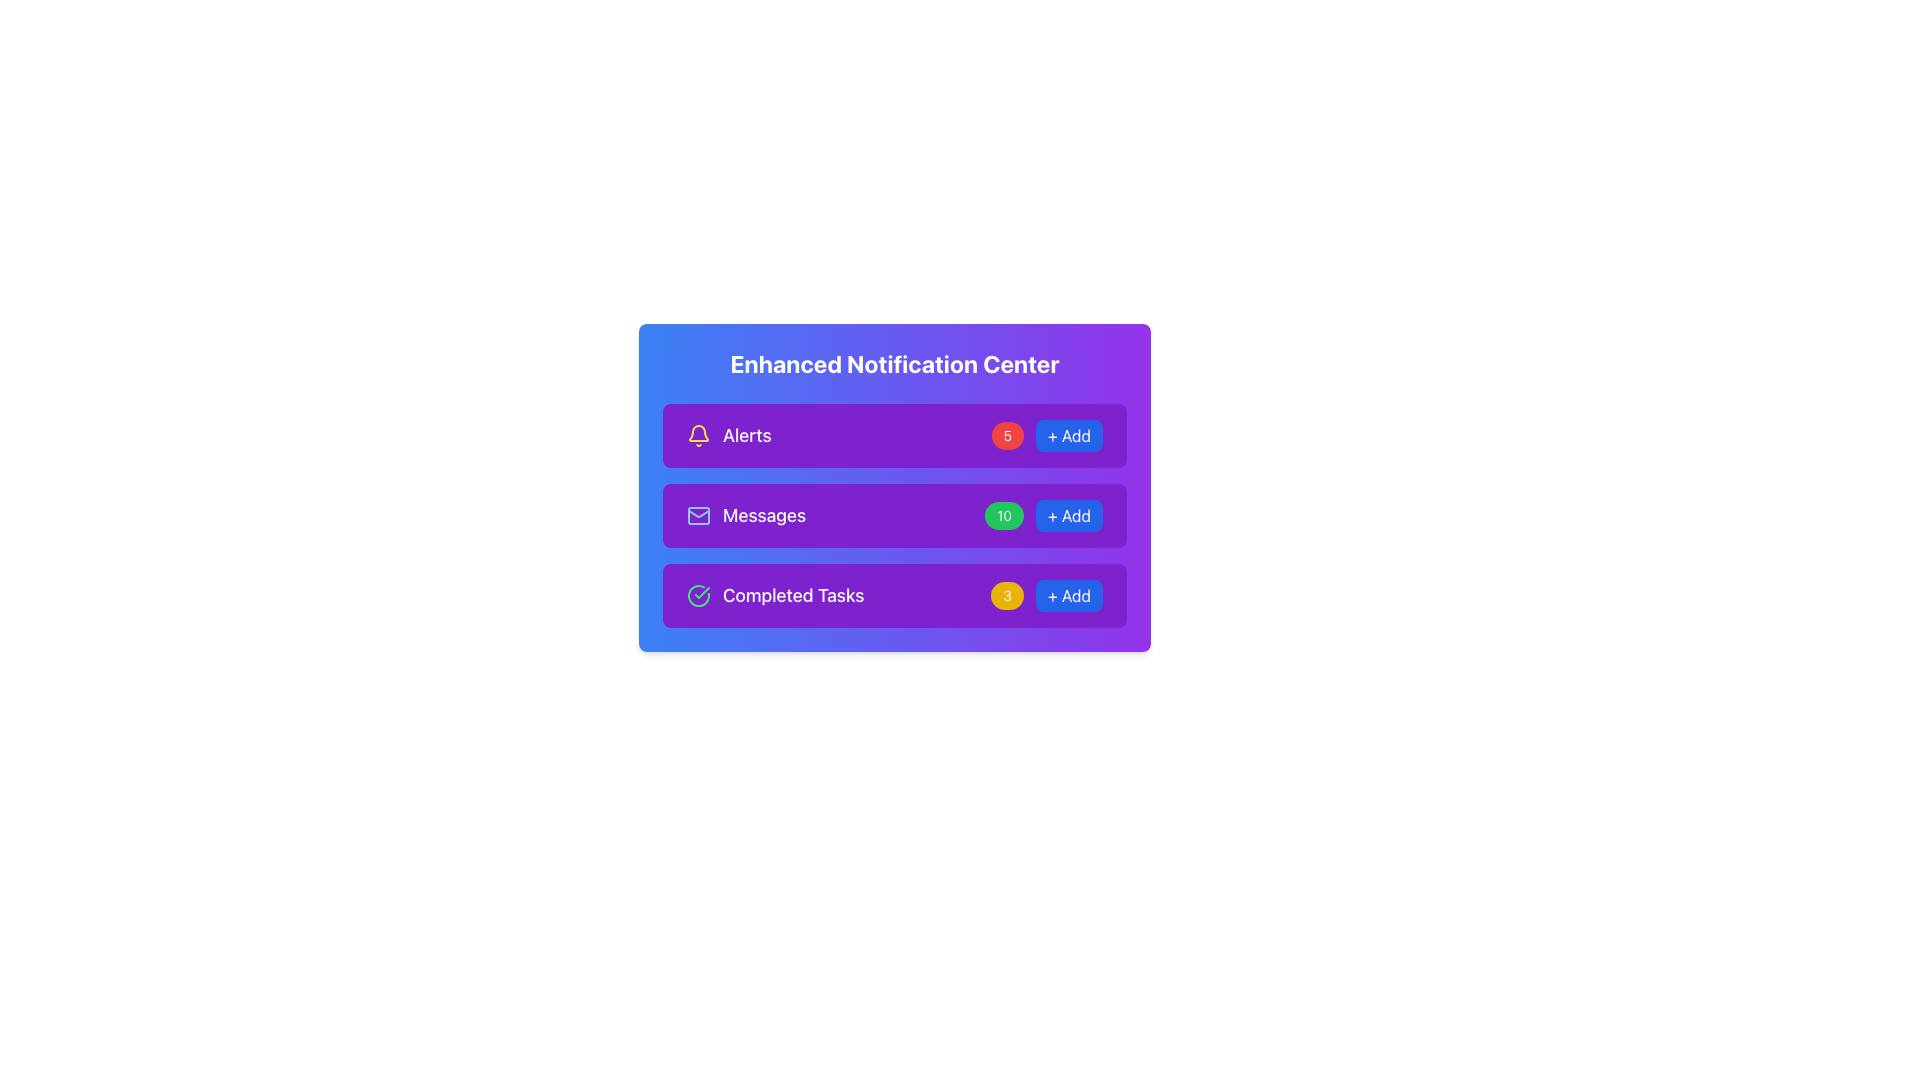  What do you see at coordinates (699, 515) in the screenshot?
I see `the SVG Rectangle that forms the main body of the 'Messages' icon in the notification panel` at bounding box center [699, 515].